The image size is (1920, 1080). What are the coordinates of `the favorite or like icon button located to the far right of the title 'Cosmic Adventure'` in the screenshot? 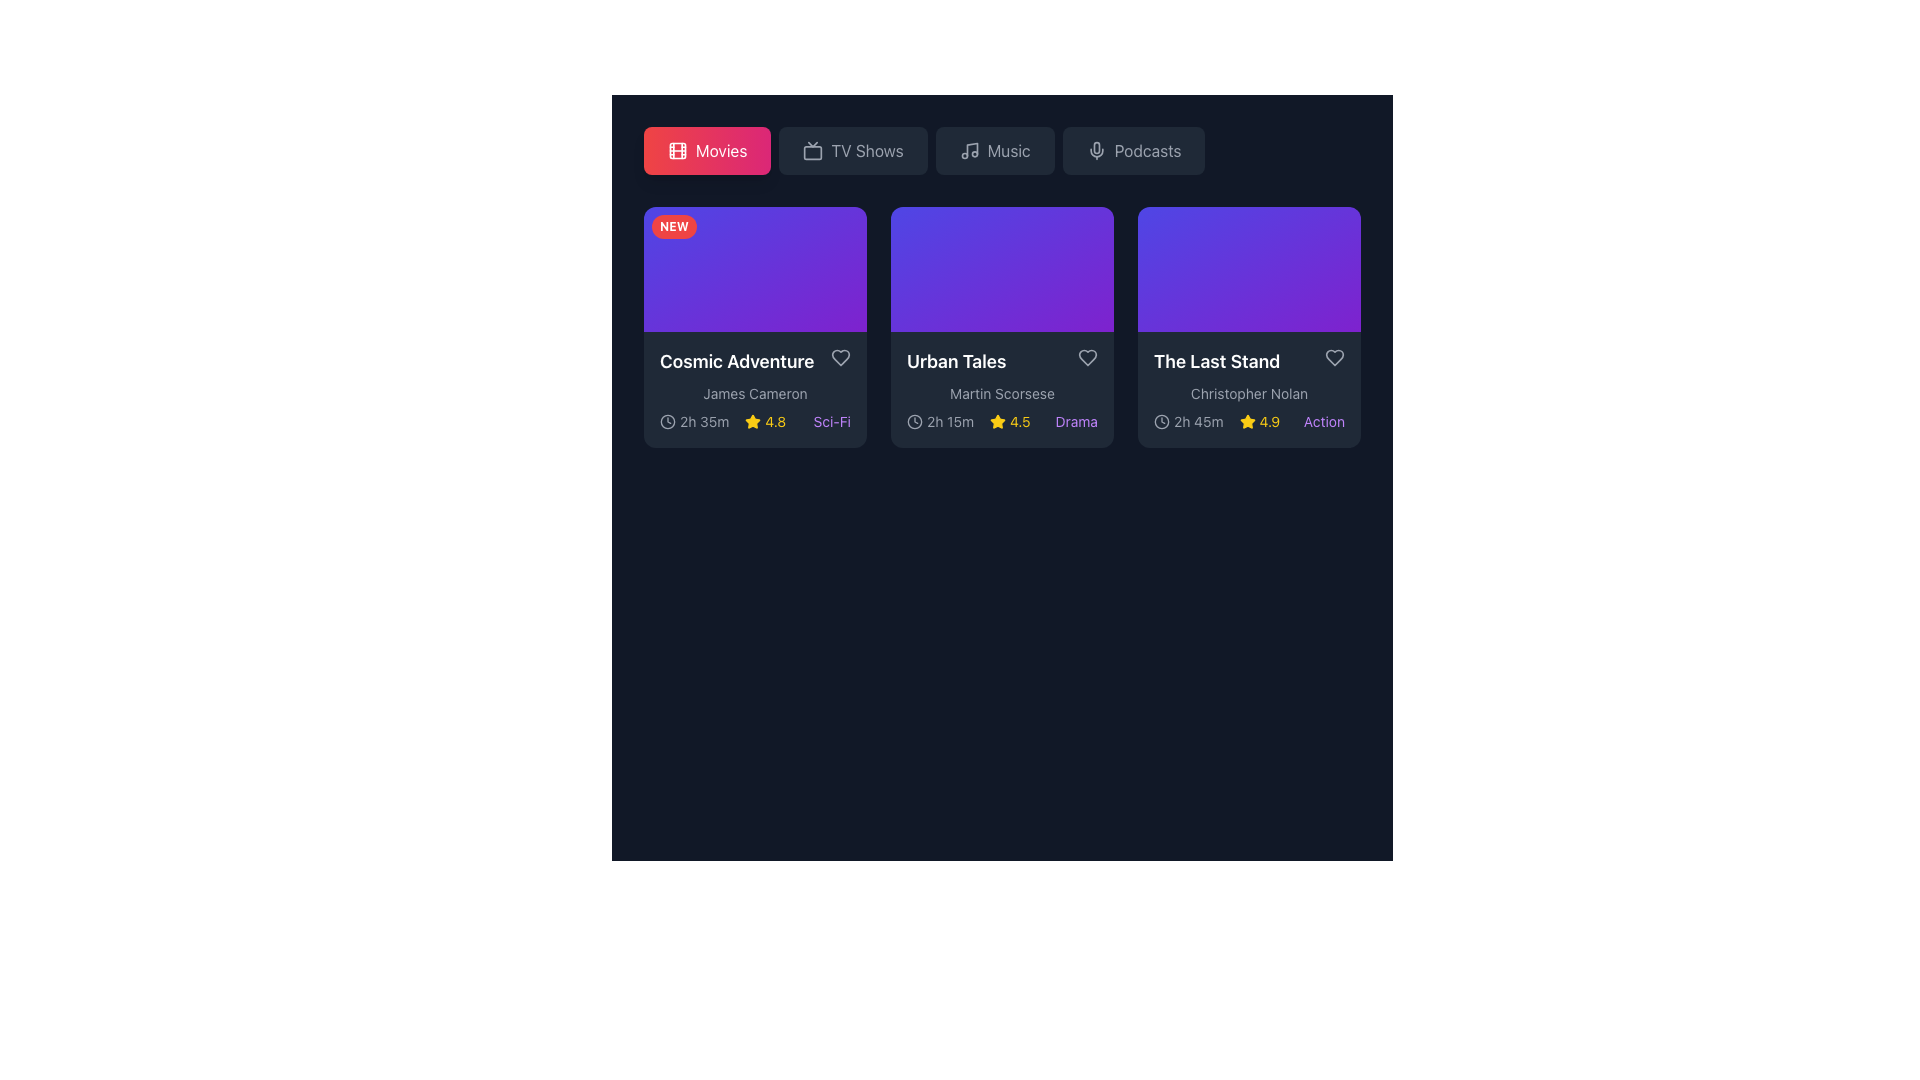 It's located at (840, 357).